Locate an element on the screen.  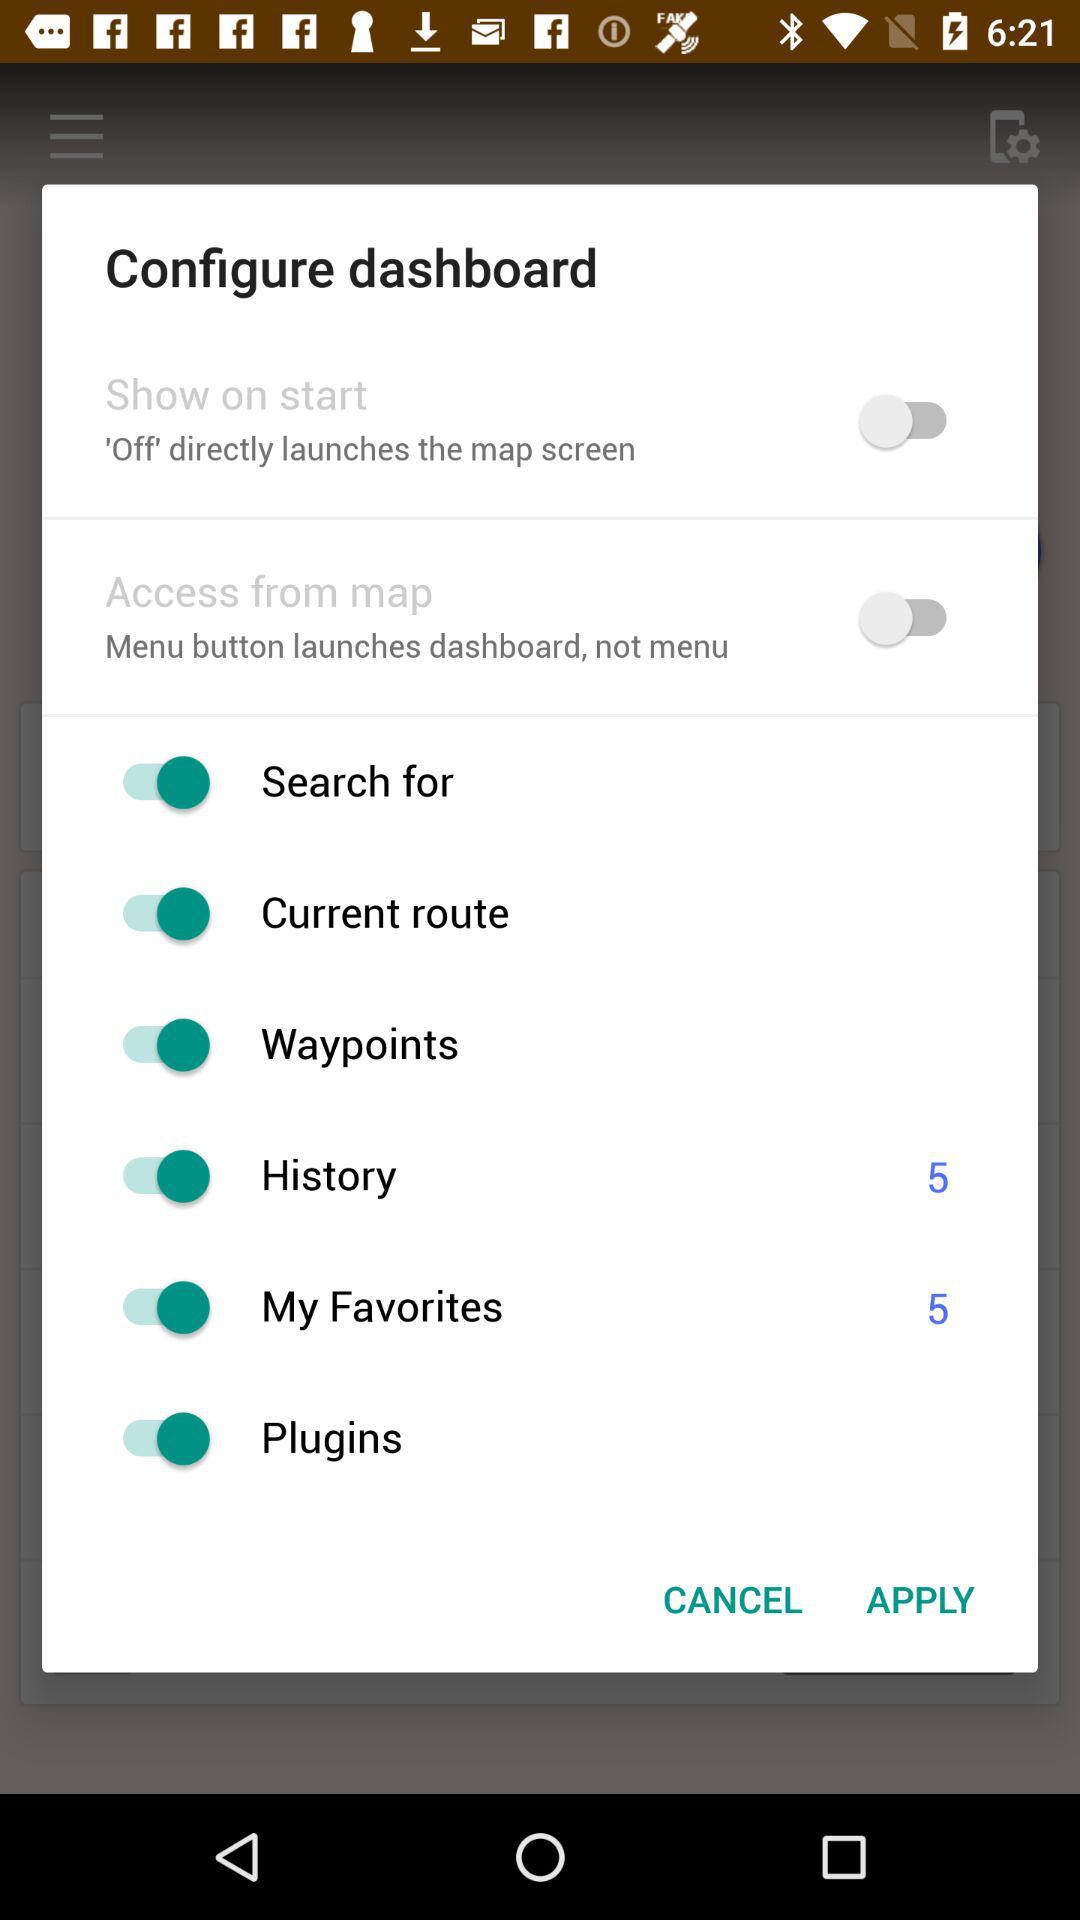
item next to the 5 icon is located at coordinates (568, 1307).